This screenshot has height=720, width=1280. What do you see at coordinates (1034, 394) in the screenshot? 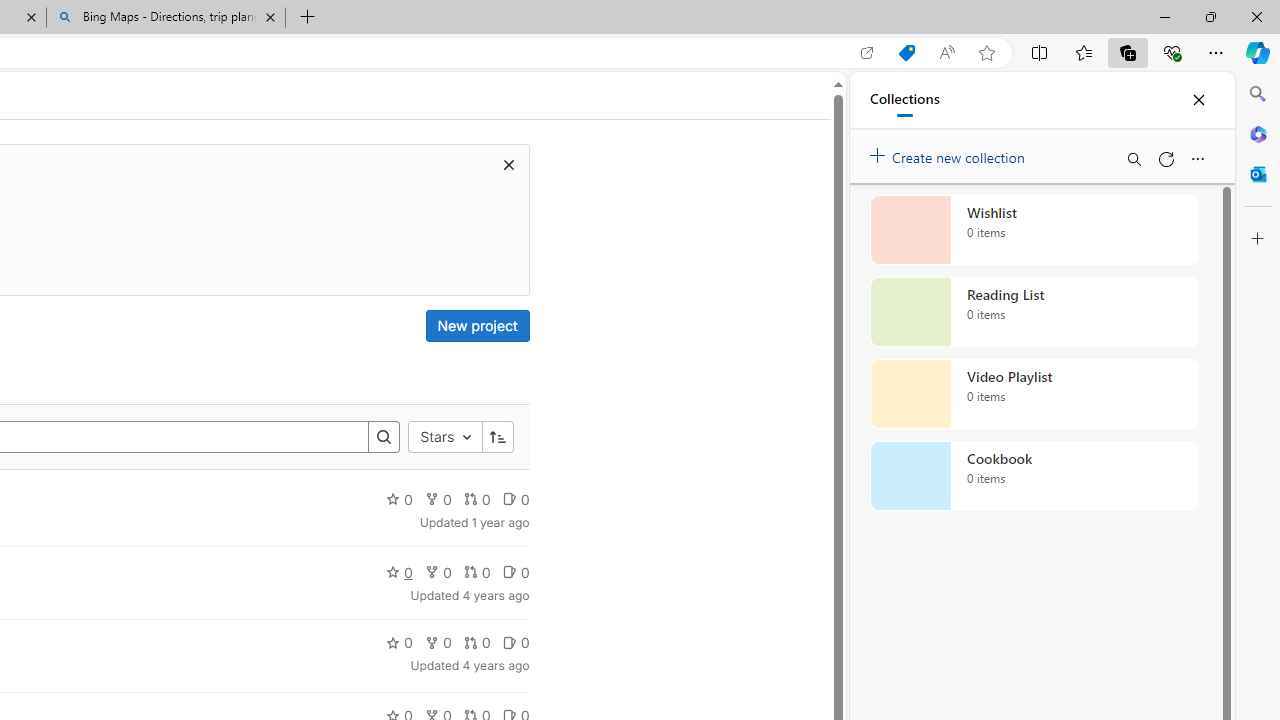
I see `'Video Playlist collection, 0 items'` at bounding box center [1034, 394].